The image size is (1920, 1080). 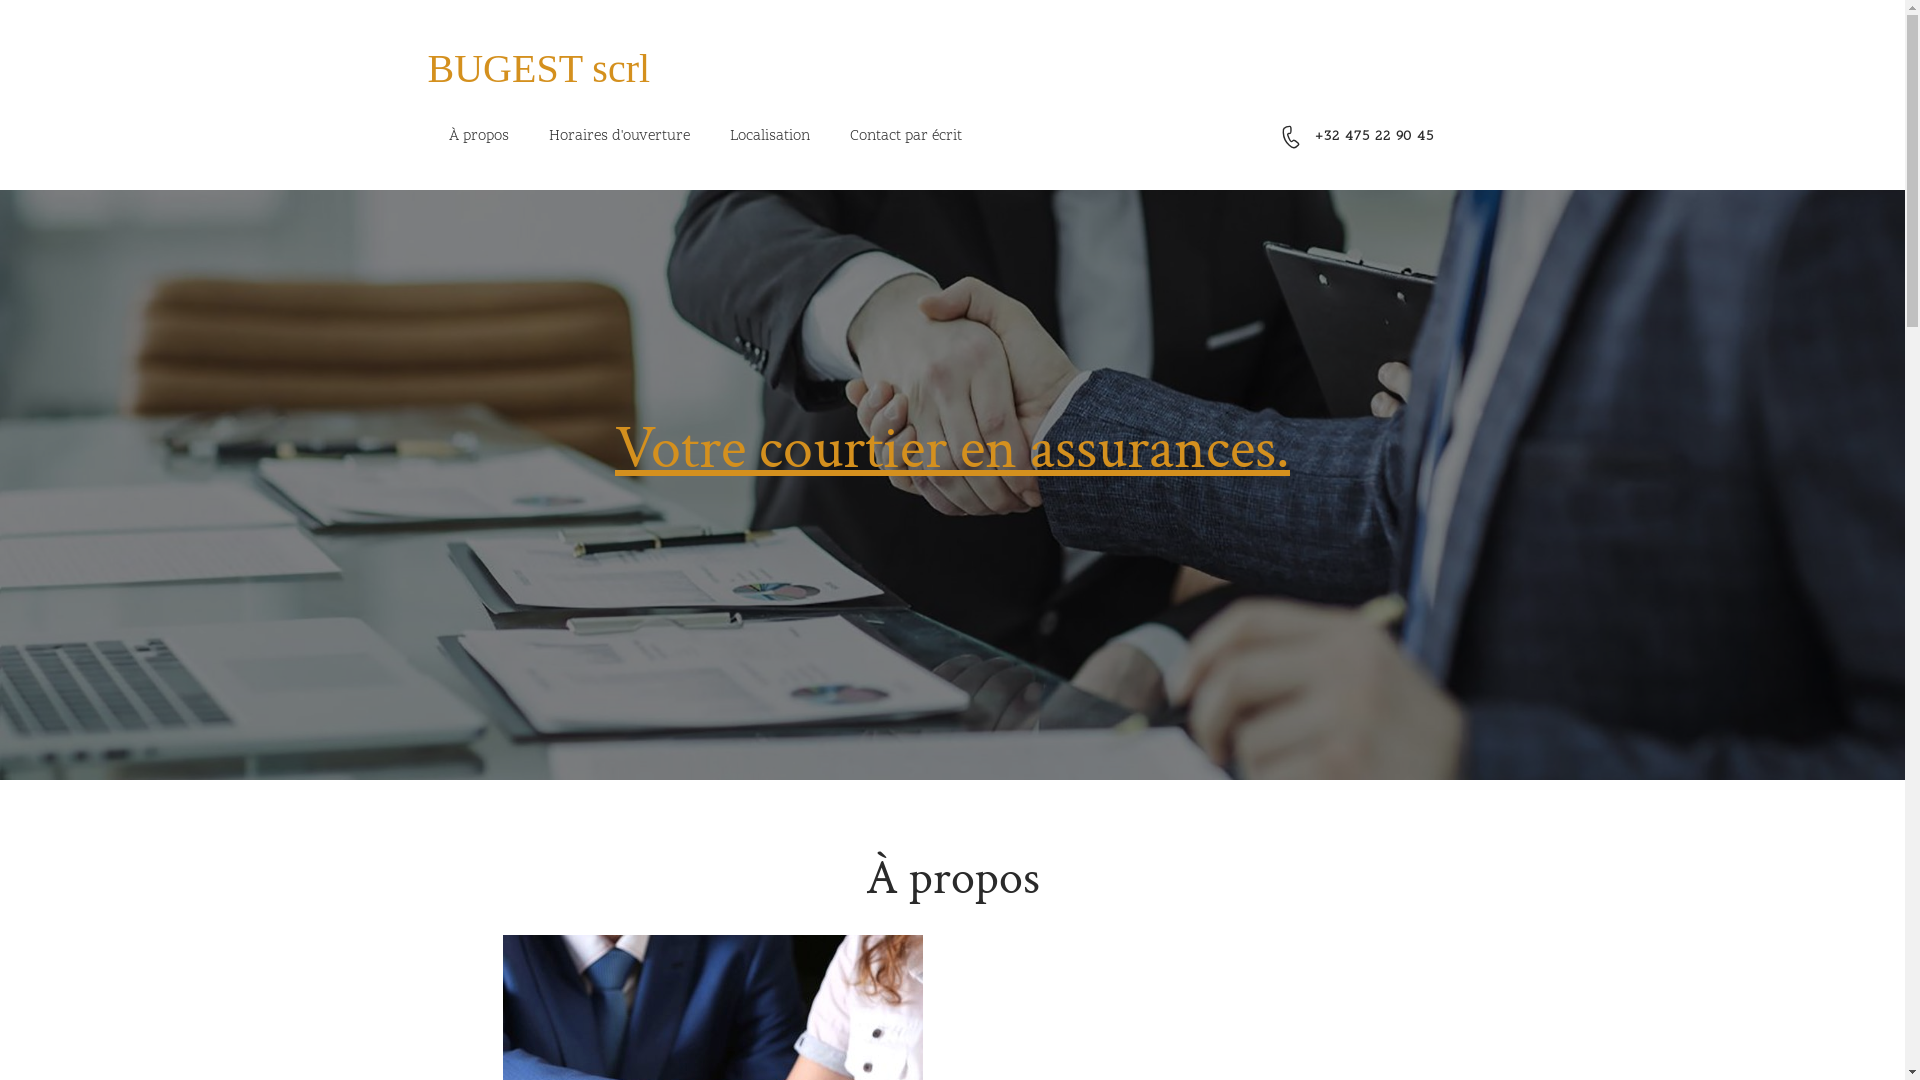 I want to click on 'Horaires d'ouverture', so click(x=617, y=136).